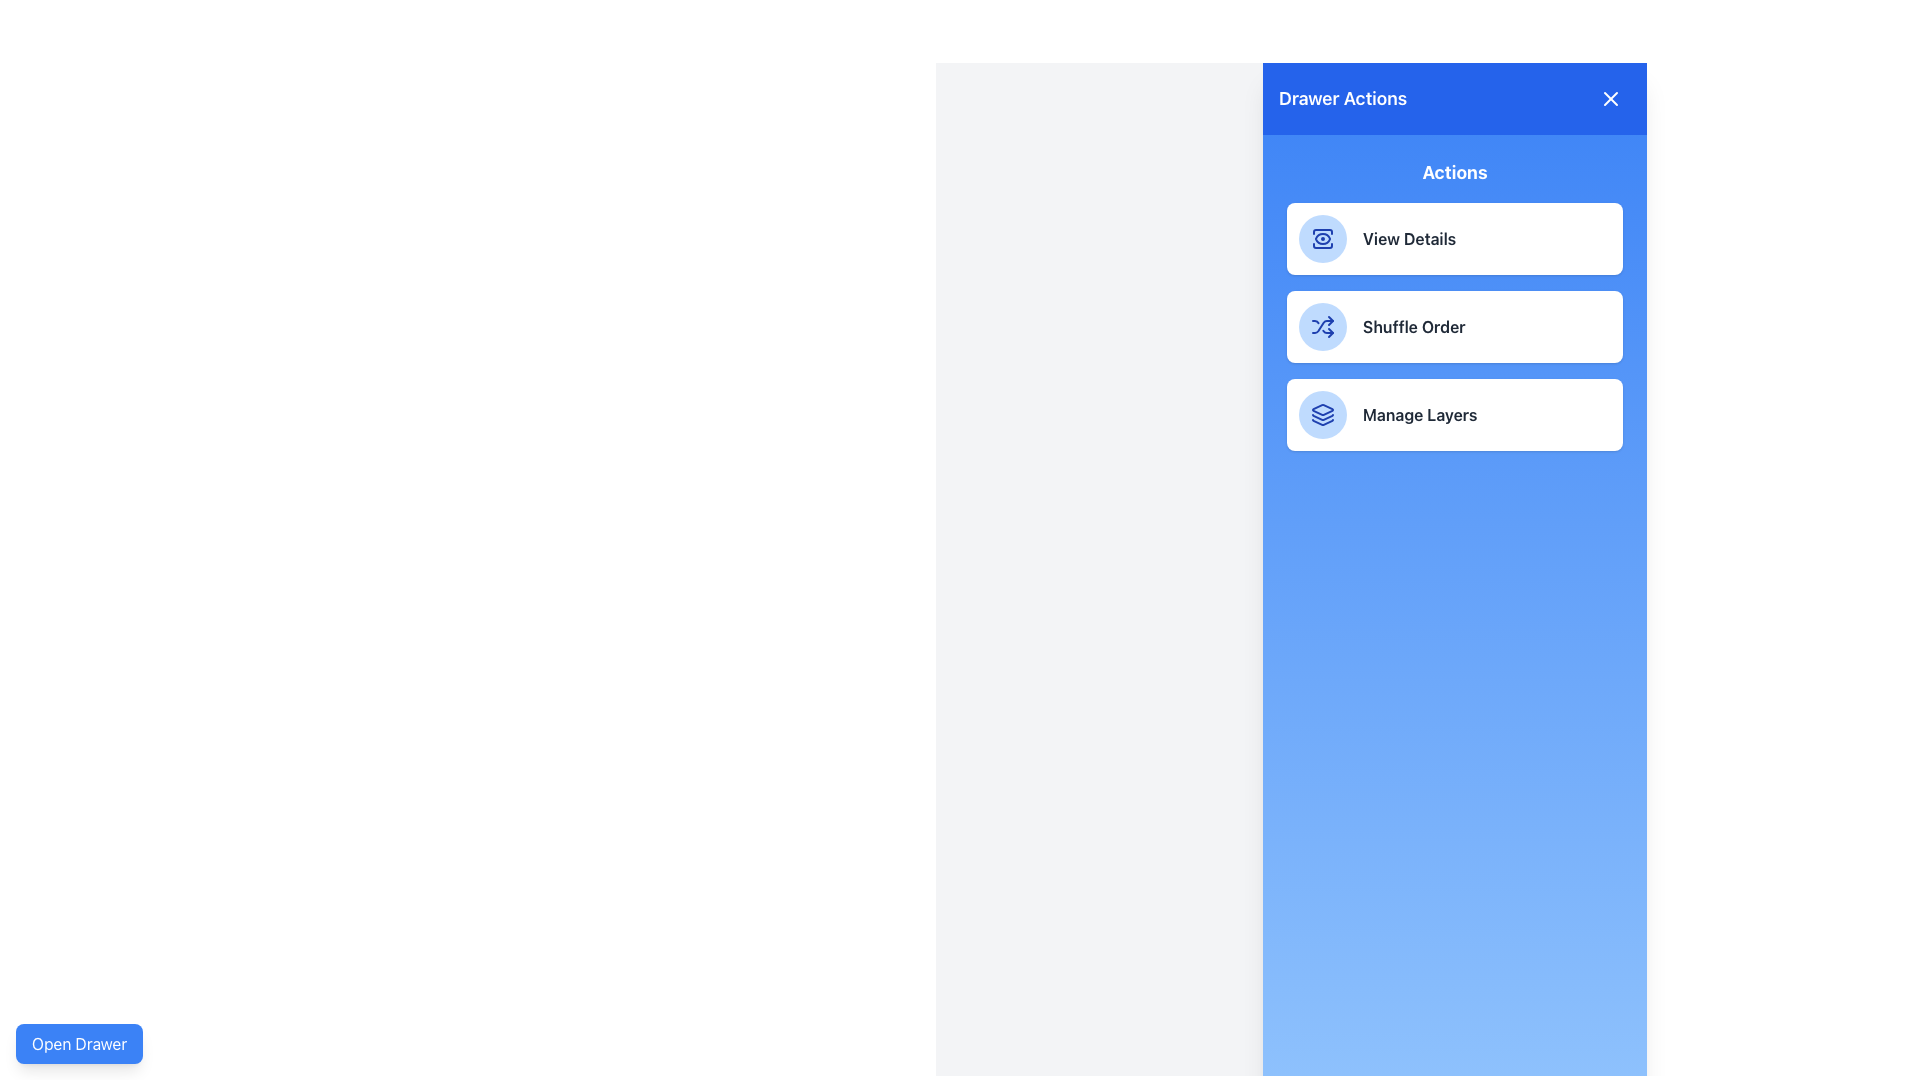 The height and width of the screenshot is (1080, 1920). What do you see at coordinates (1611, 99) in the screenshot?
I see `the close button located in the top-right corner of the blue header bar labeled 'Drawer Actions' to observe the background color change` at bounding box center [1611, 99].